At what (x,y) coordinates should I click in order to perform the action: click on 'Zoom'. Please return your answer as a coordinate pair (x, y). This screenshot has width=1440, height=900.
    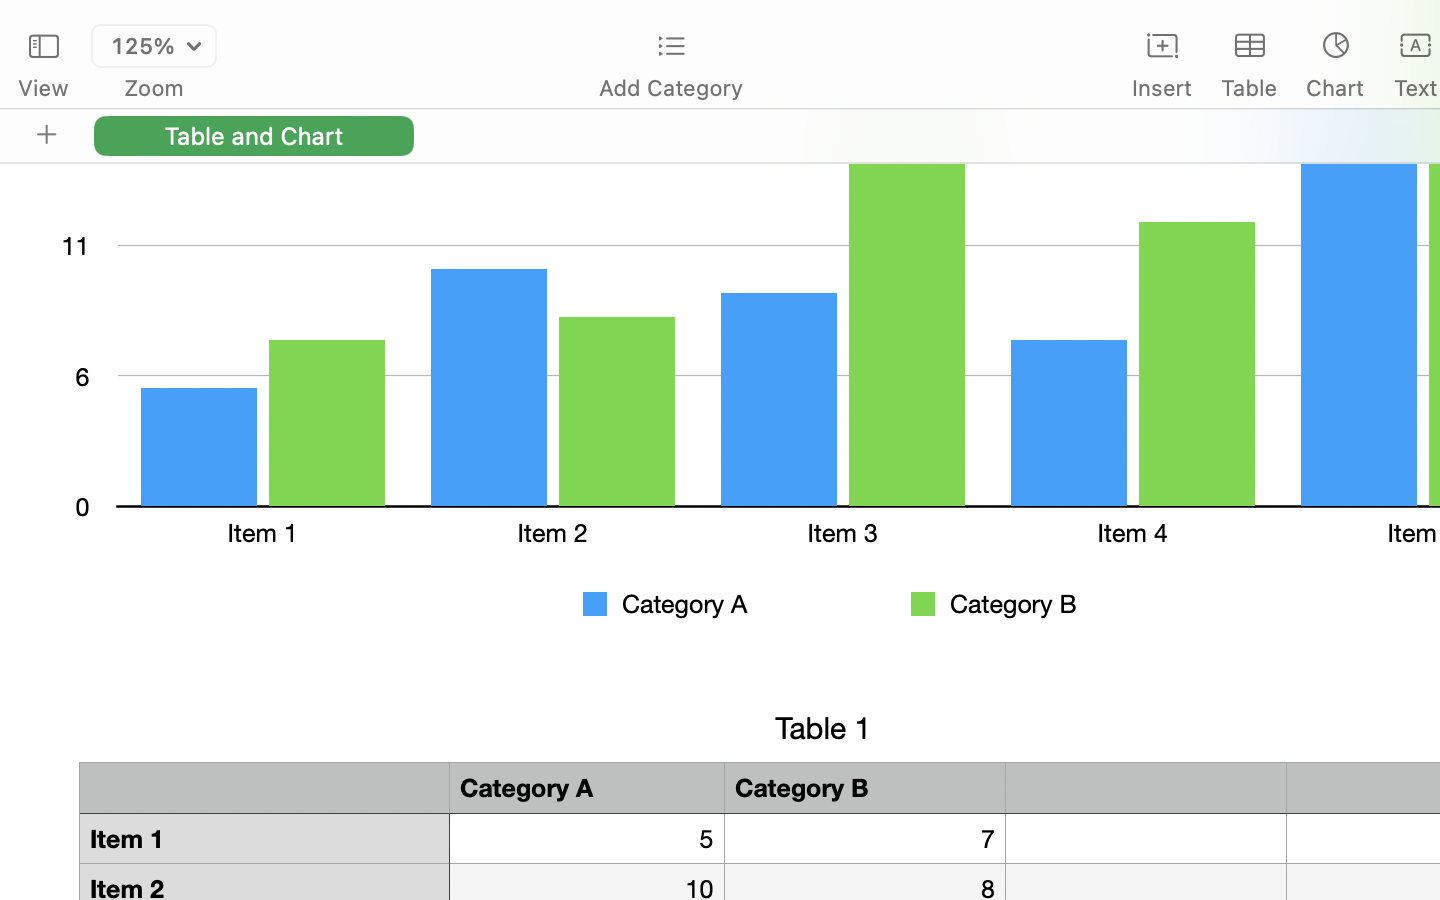
    Looking at the image, I should click on (152, 87).